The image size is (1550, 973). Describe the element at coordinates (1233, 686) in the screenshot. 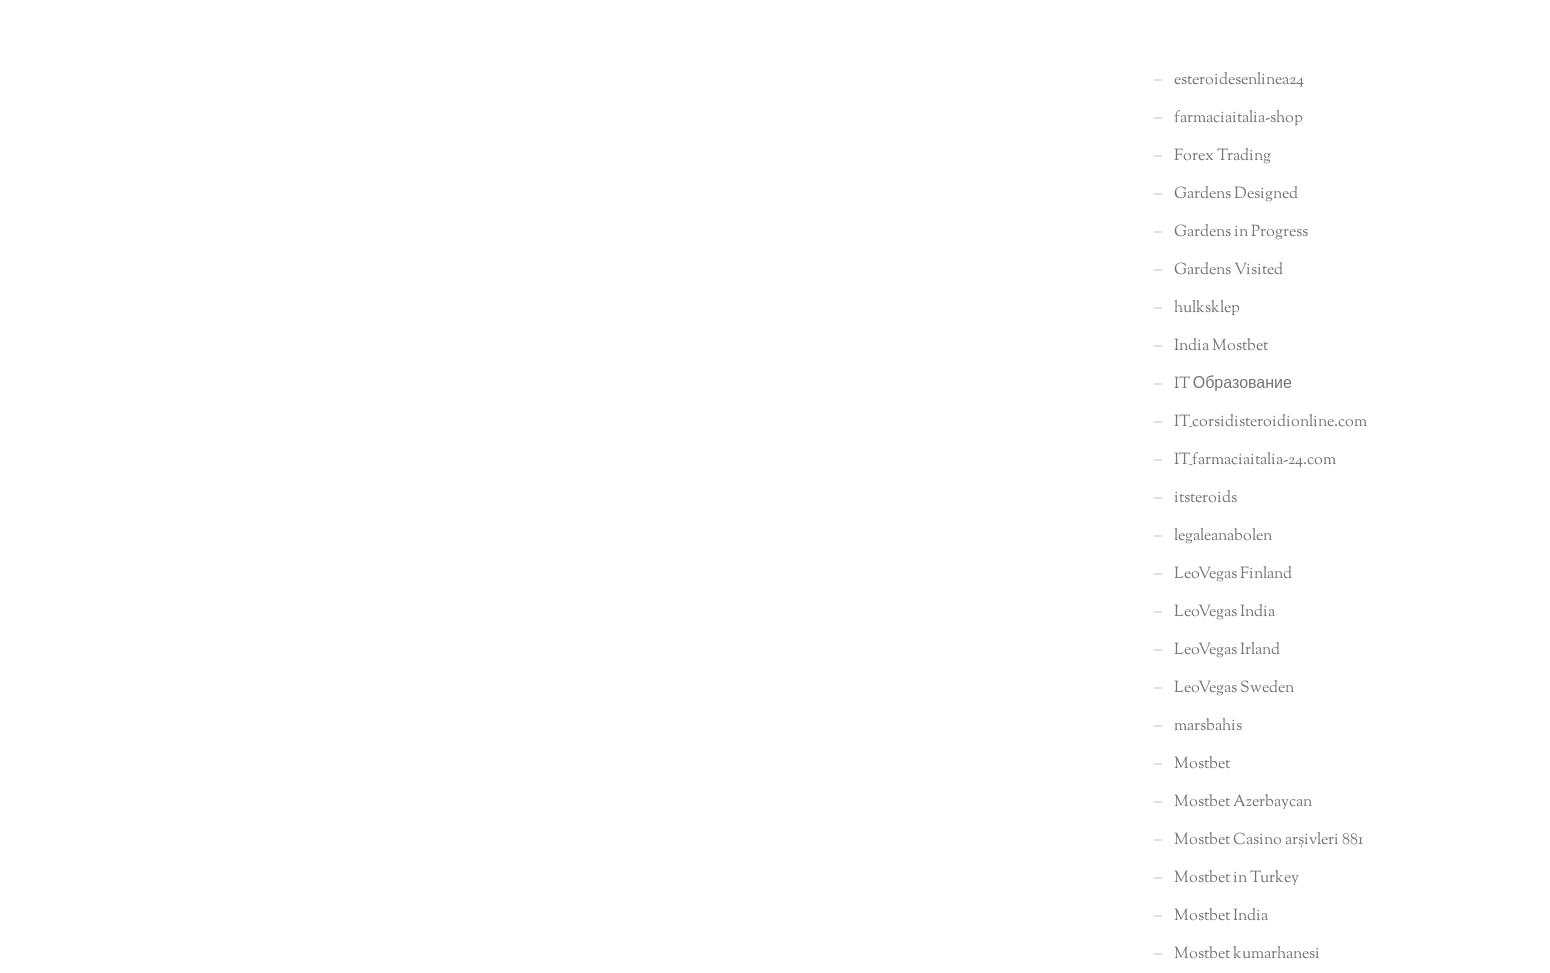

I see `'LeoVegas Sweden'` at that location.